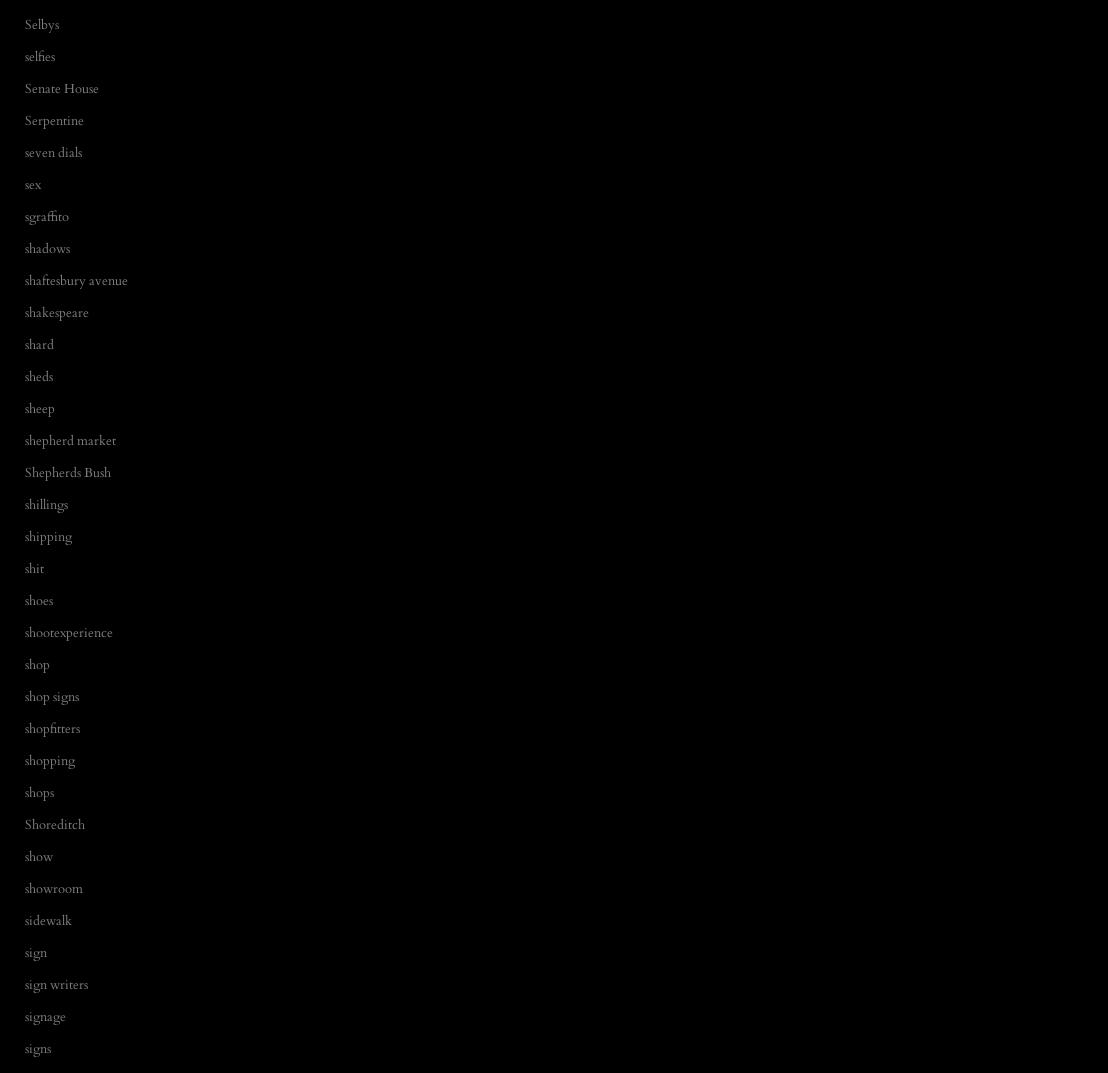 Image resolution: width=1108 pixels, height=1073 pixels. I want to click on 'sign writers', so click(55, 983).